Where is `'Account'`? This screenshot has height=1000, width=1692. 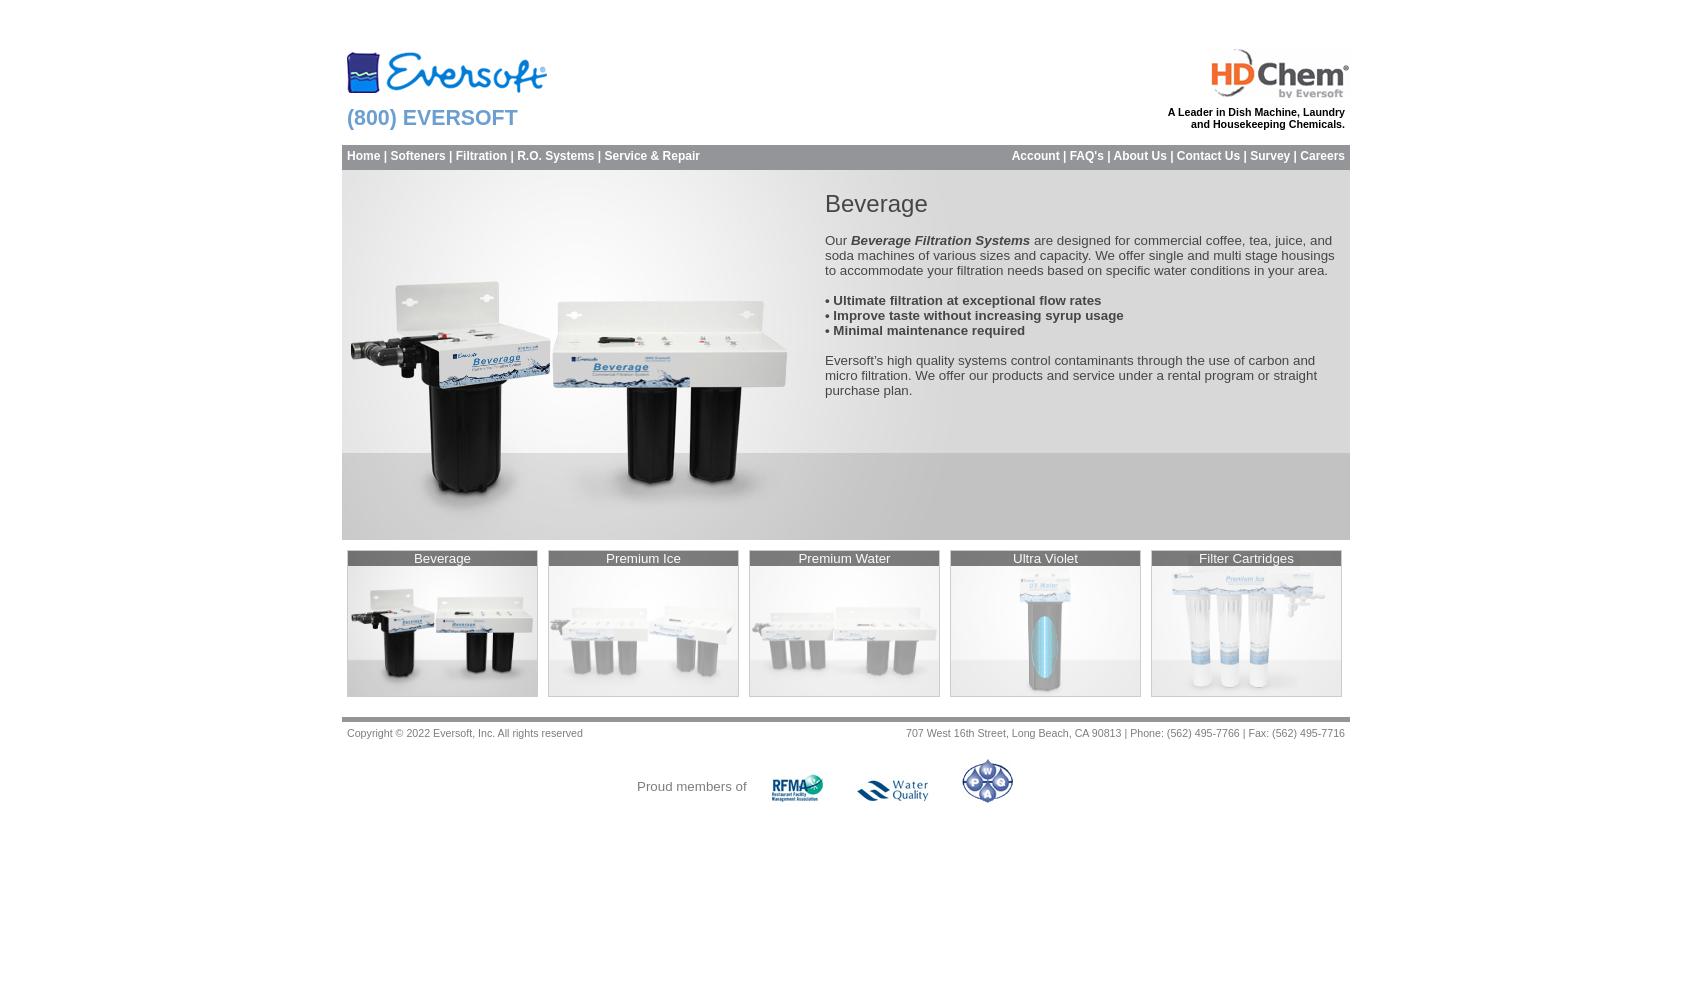 'Account' is located at coordinates (1033, 156).